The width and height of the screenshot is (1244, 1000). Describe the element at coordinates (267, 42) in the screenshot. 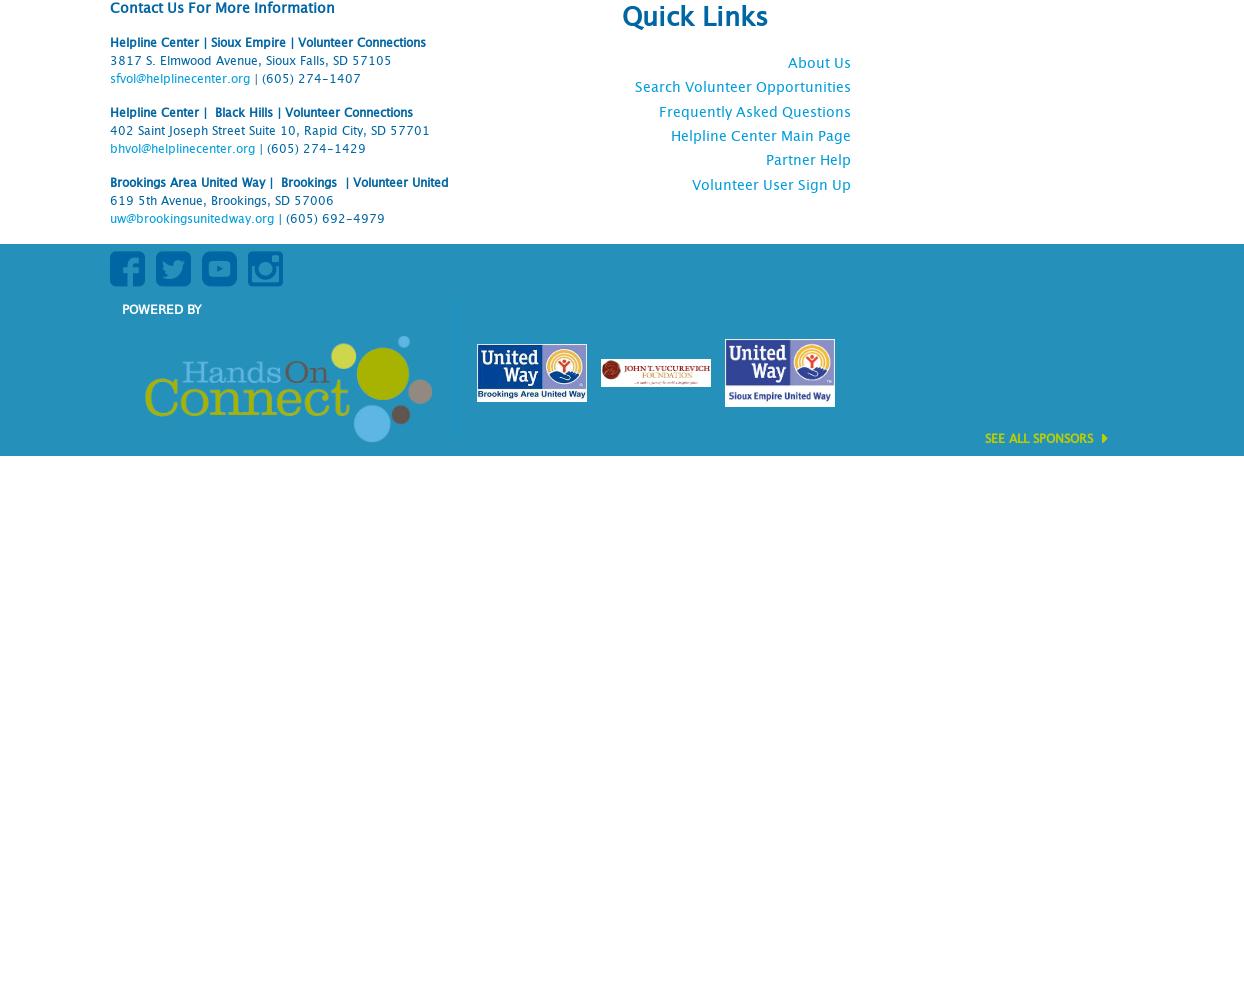

I see `'Helpline Center | Sioux Empire | Volunteer Connections'` at that location.